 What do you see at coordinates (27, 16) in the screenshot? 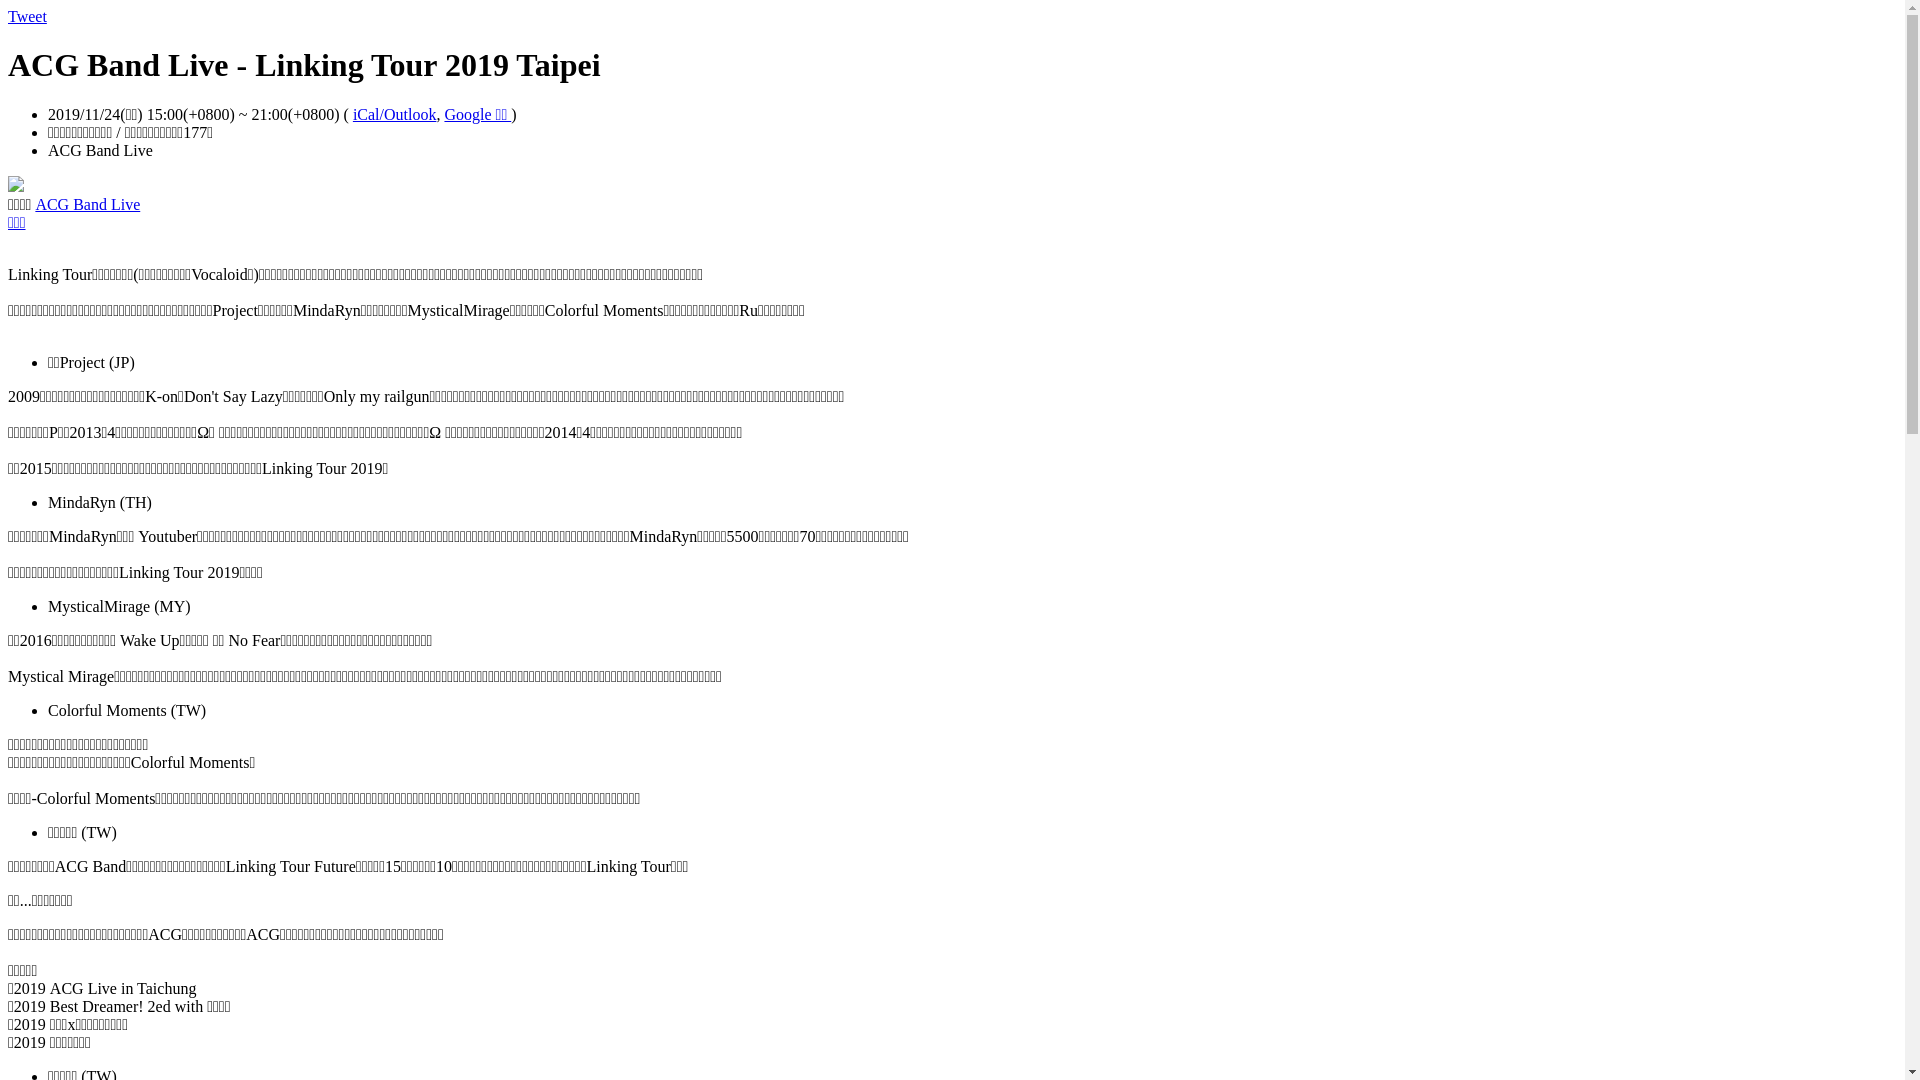
I see `'Tweet'` at bounding box center [27, 16].